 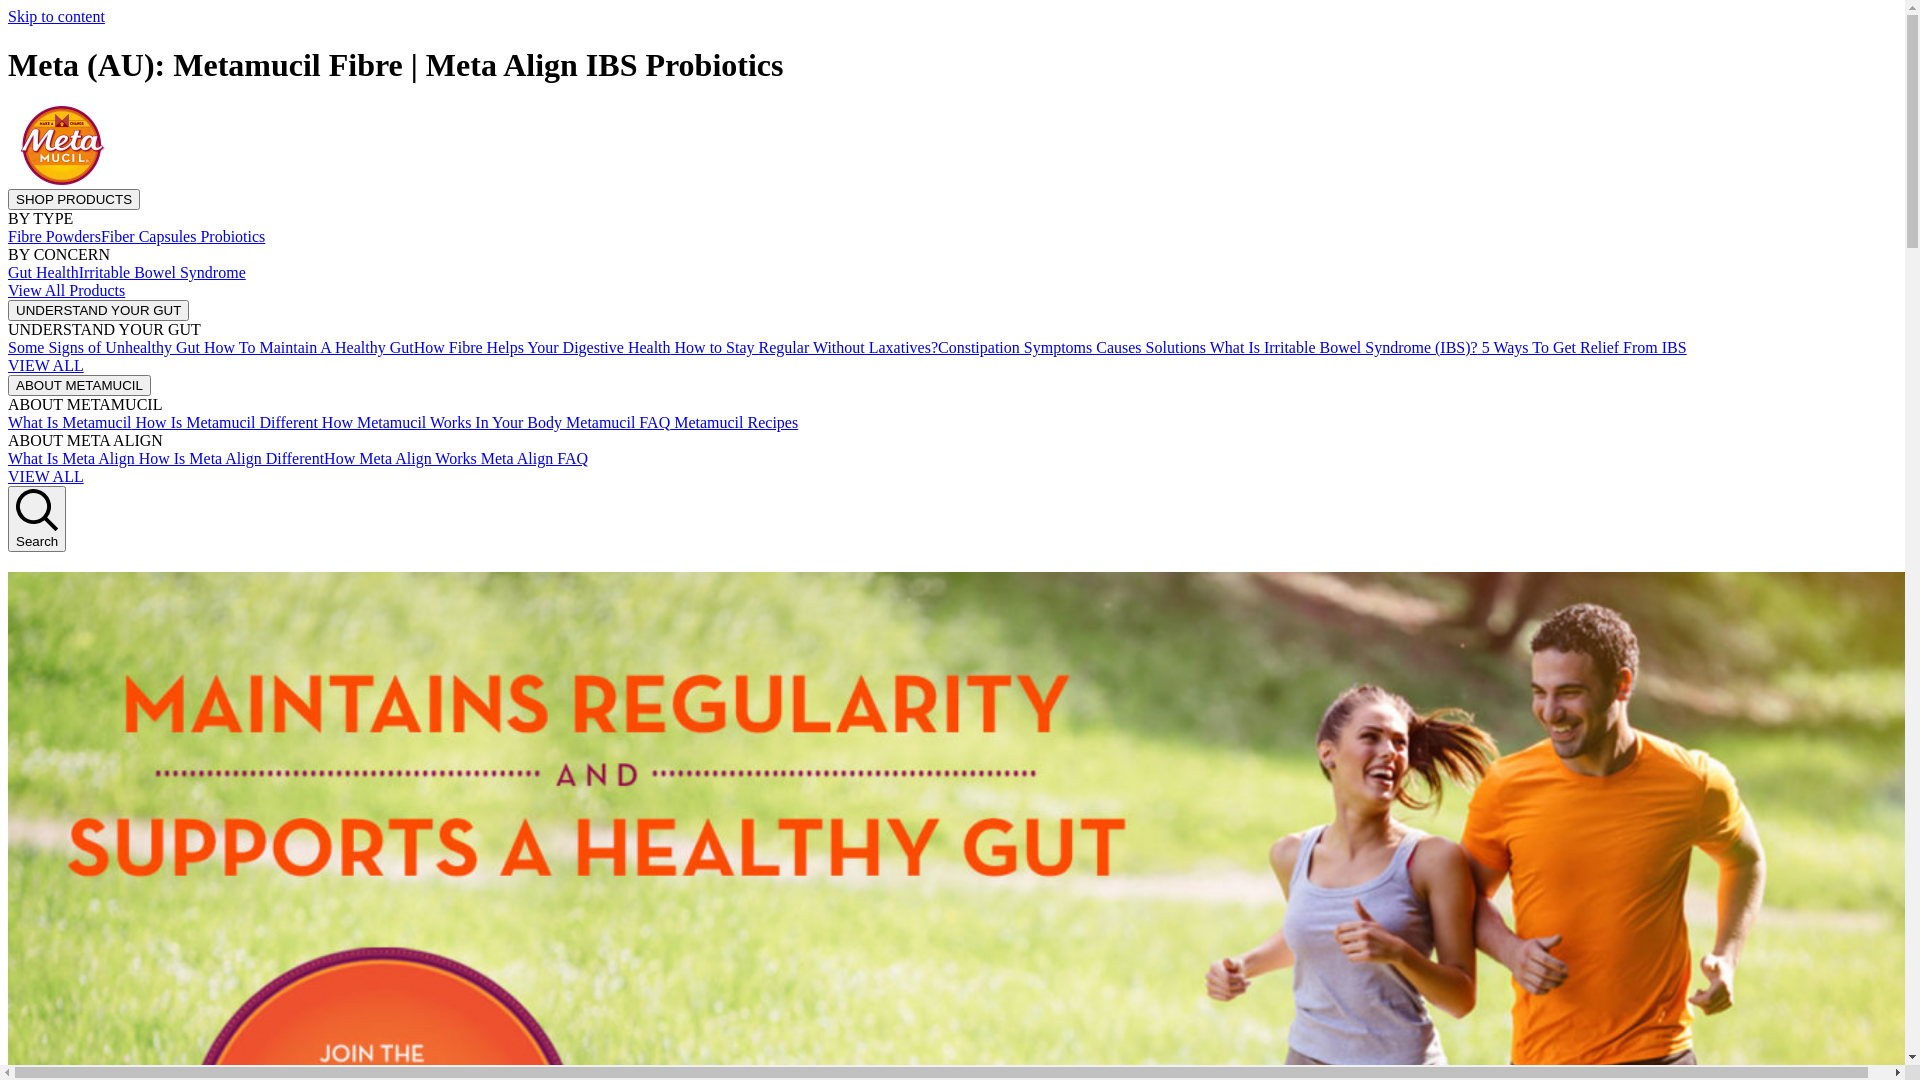 What do you see at coordinates (229, 458) in the screenshot?
I see `'How Is Meta Align Different'` at bounding box center [229, 458].